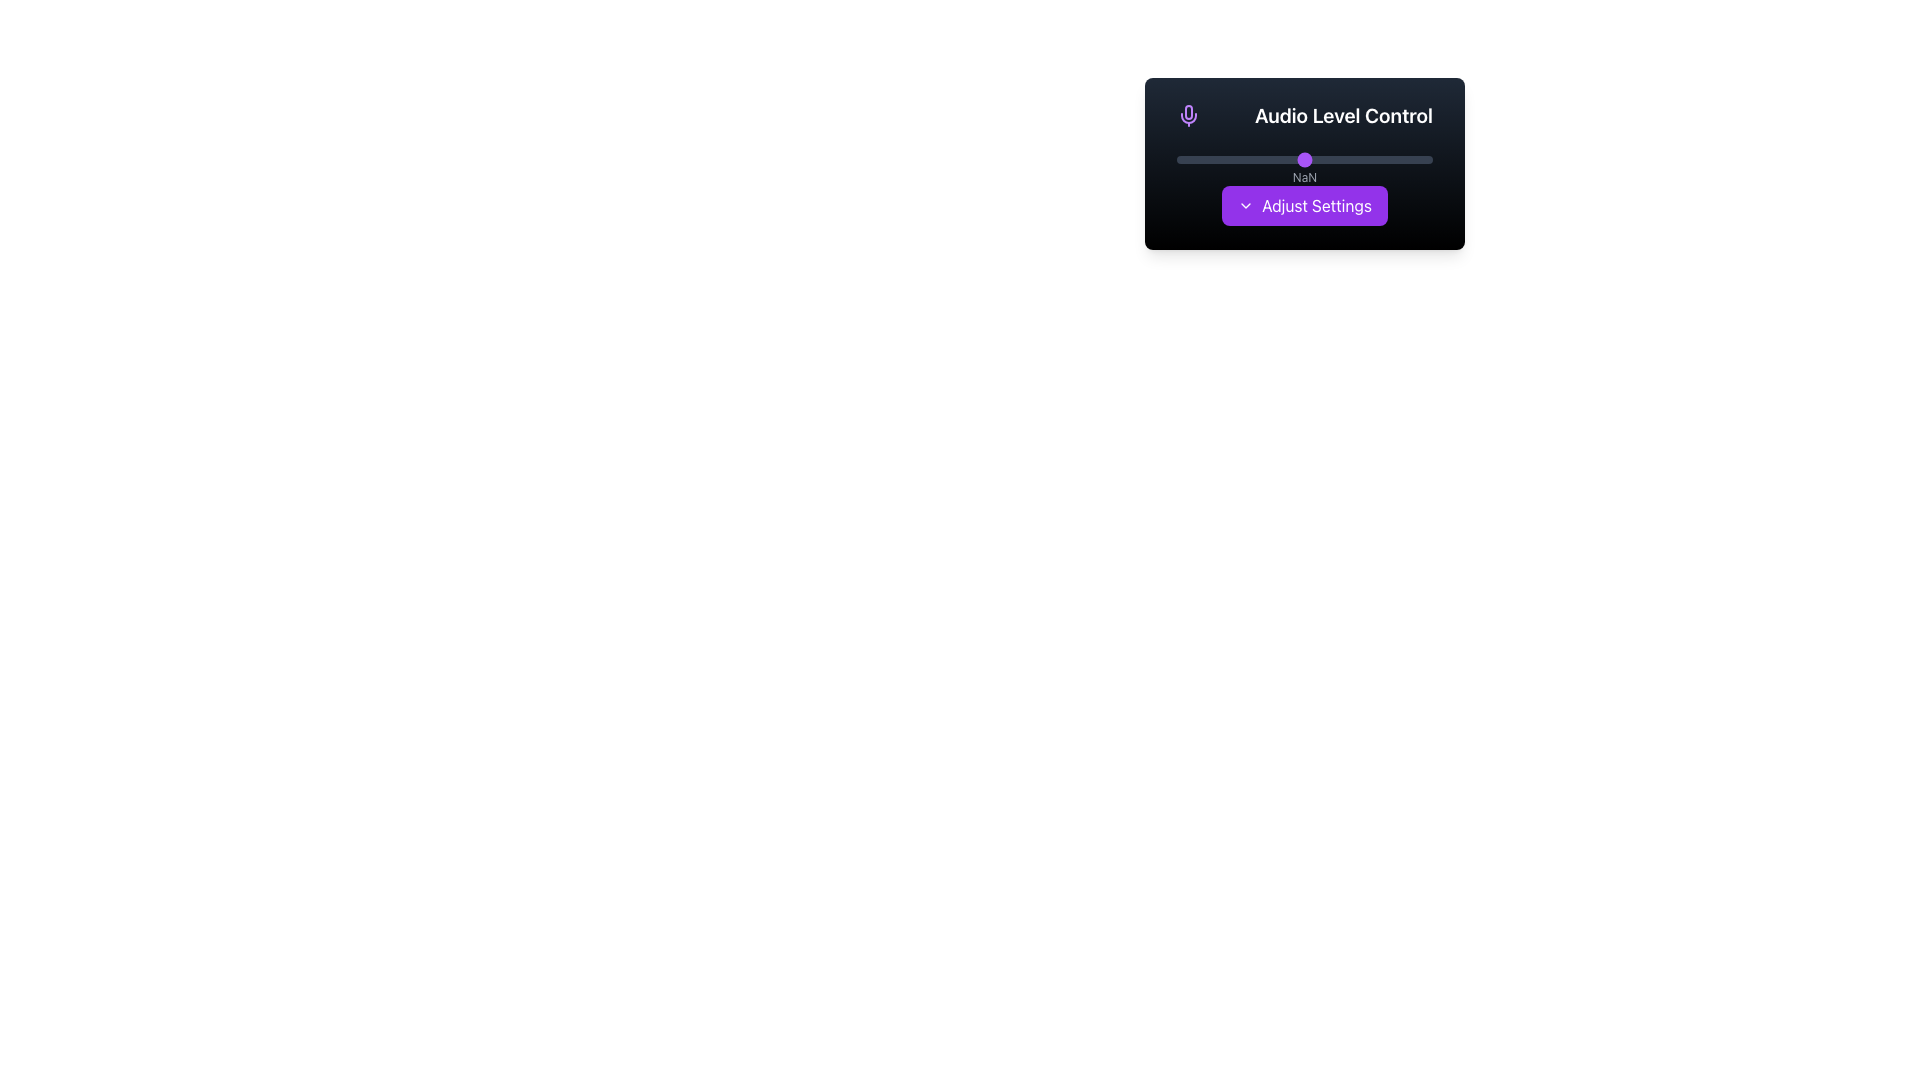  What do you see at coordinates (1245, 205) in the screenshot?
I see `the icon indicating expandable options for the 'Adjust Settings' button, located slightly to the left of the button's text label` at bounding box center [1245, 205].